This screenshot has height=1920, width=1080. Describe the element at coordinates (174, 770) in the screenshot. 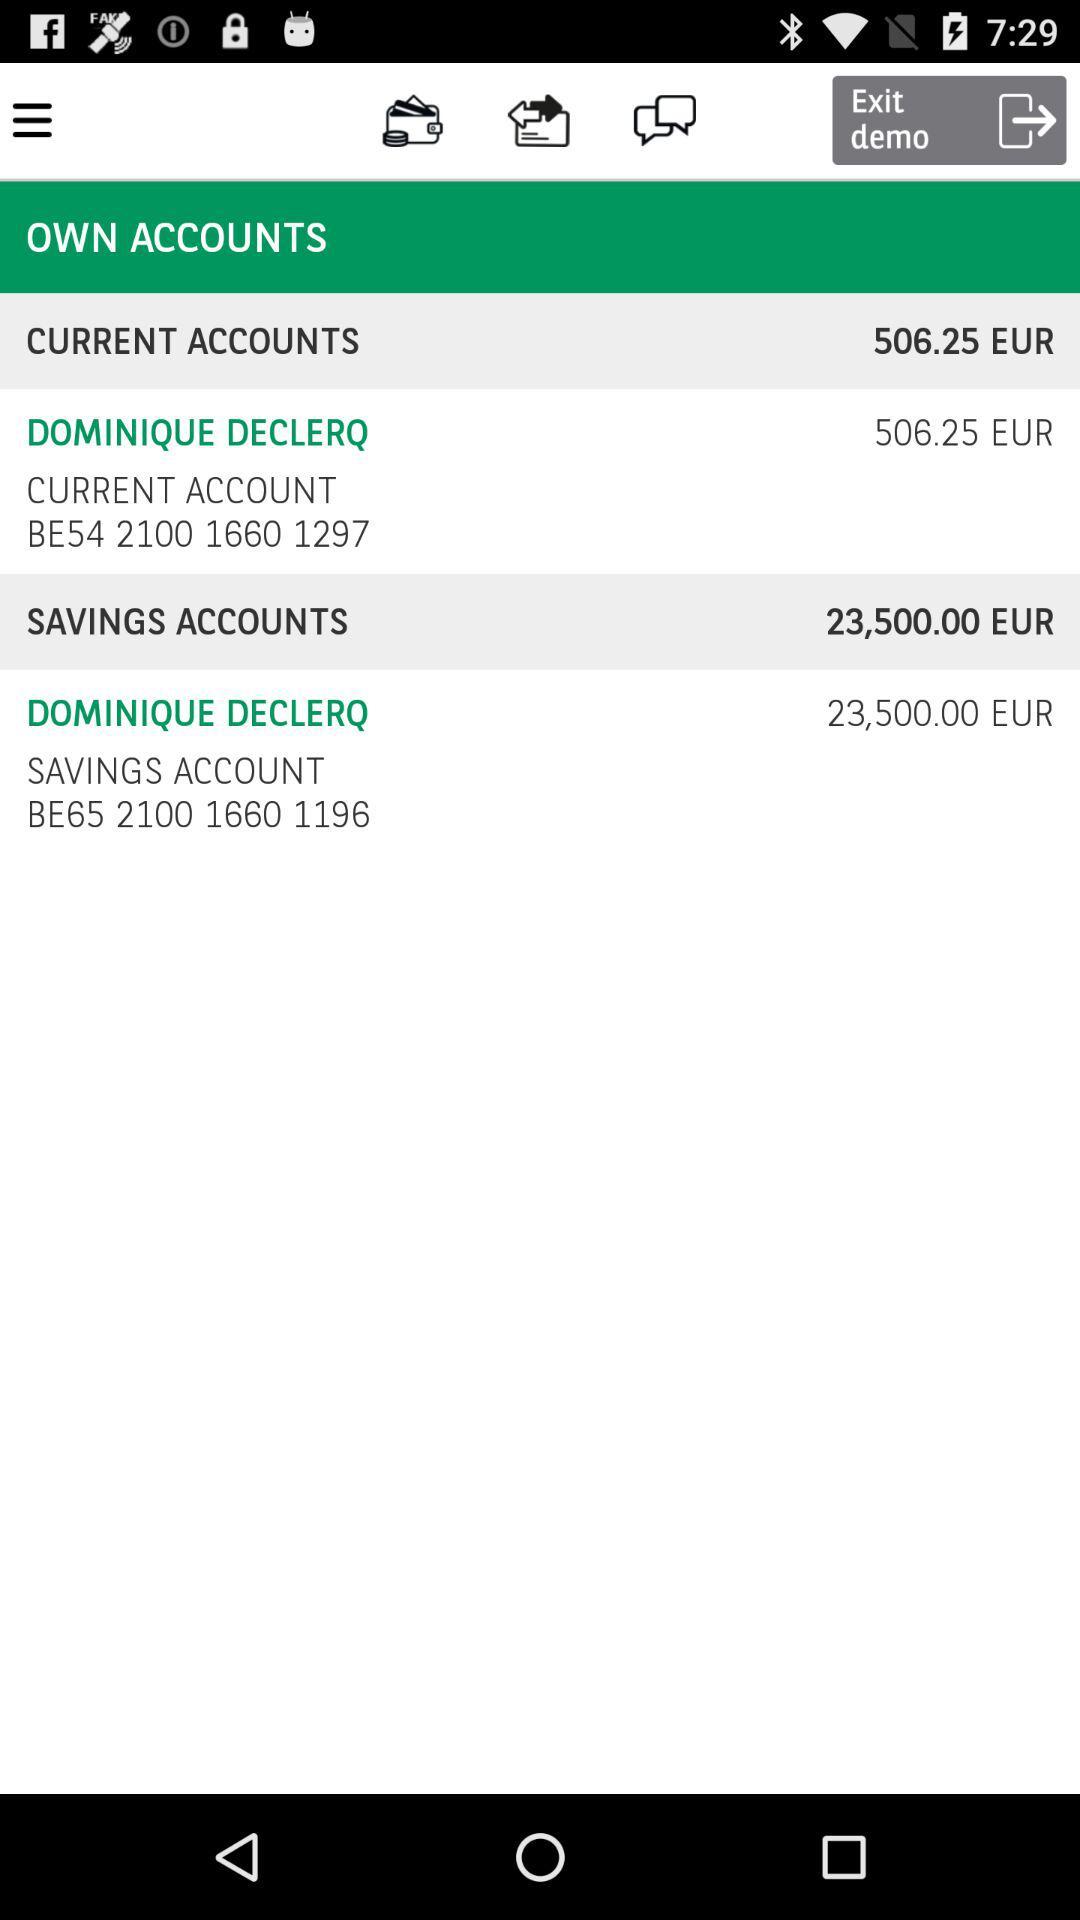

I see `the savings account item` at that location.